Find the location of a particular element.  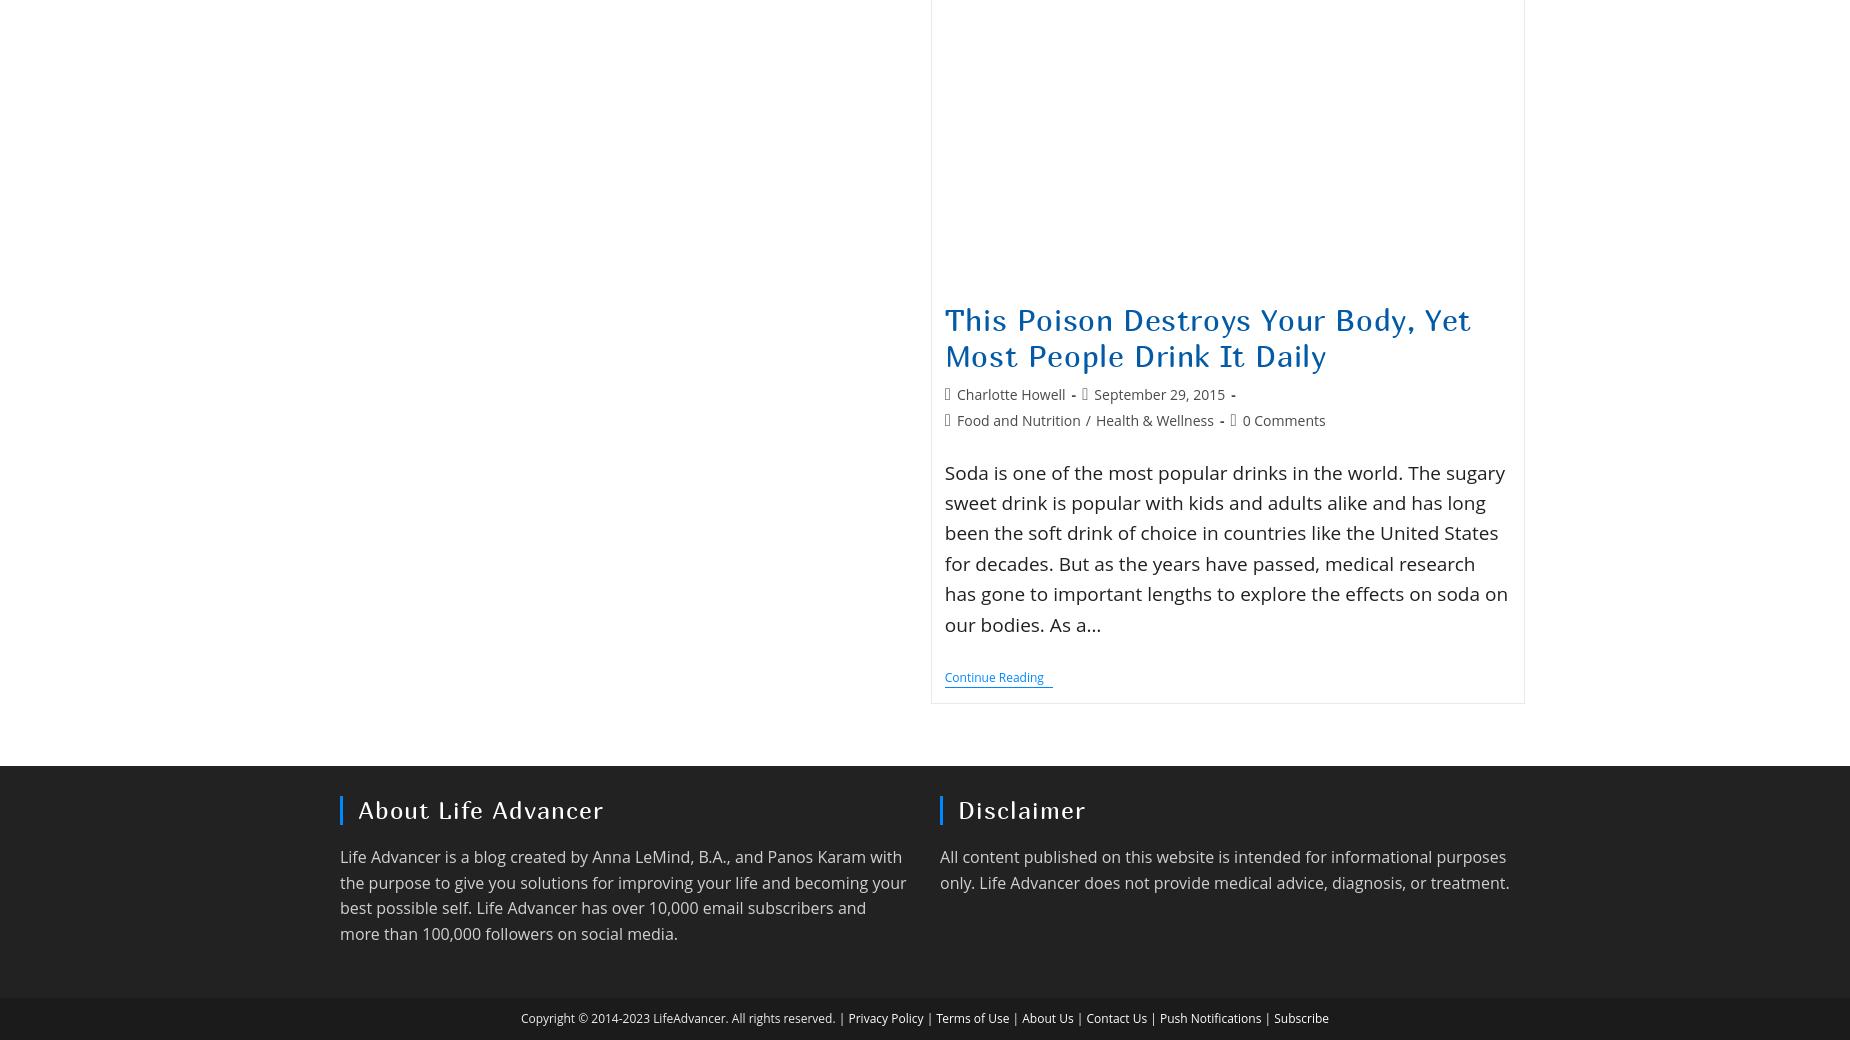

'This Poison Destroys Your Body, Yet Most People Drink It Daily' is located at coordinates (1206, 335).